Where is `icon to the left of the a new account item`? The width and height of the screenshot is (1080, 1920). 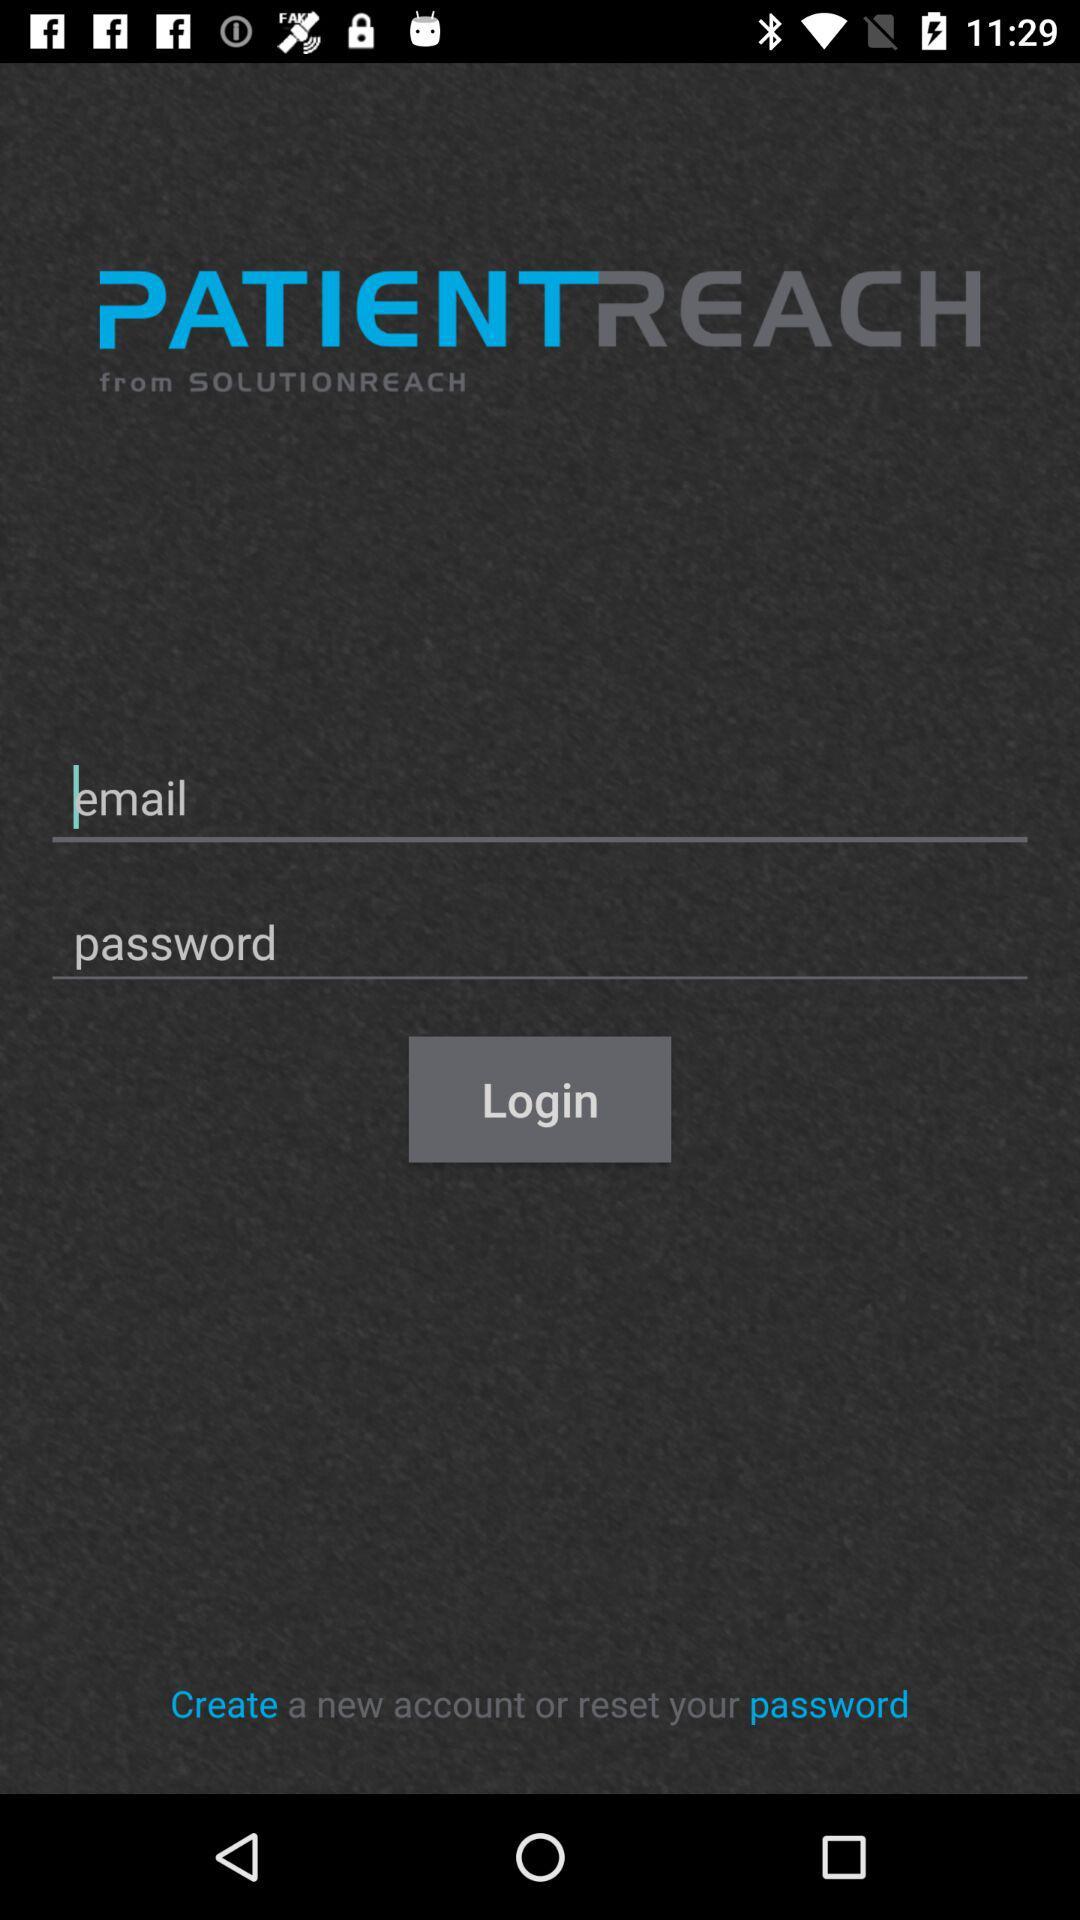 icon to the left of the a new account item is located at coordinates (224, 1702).